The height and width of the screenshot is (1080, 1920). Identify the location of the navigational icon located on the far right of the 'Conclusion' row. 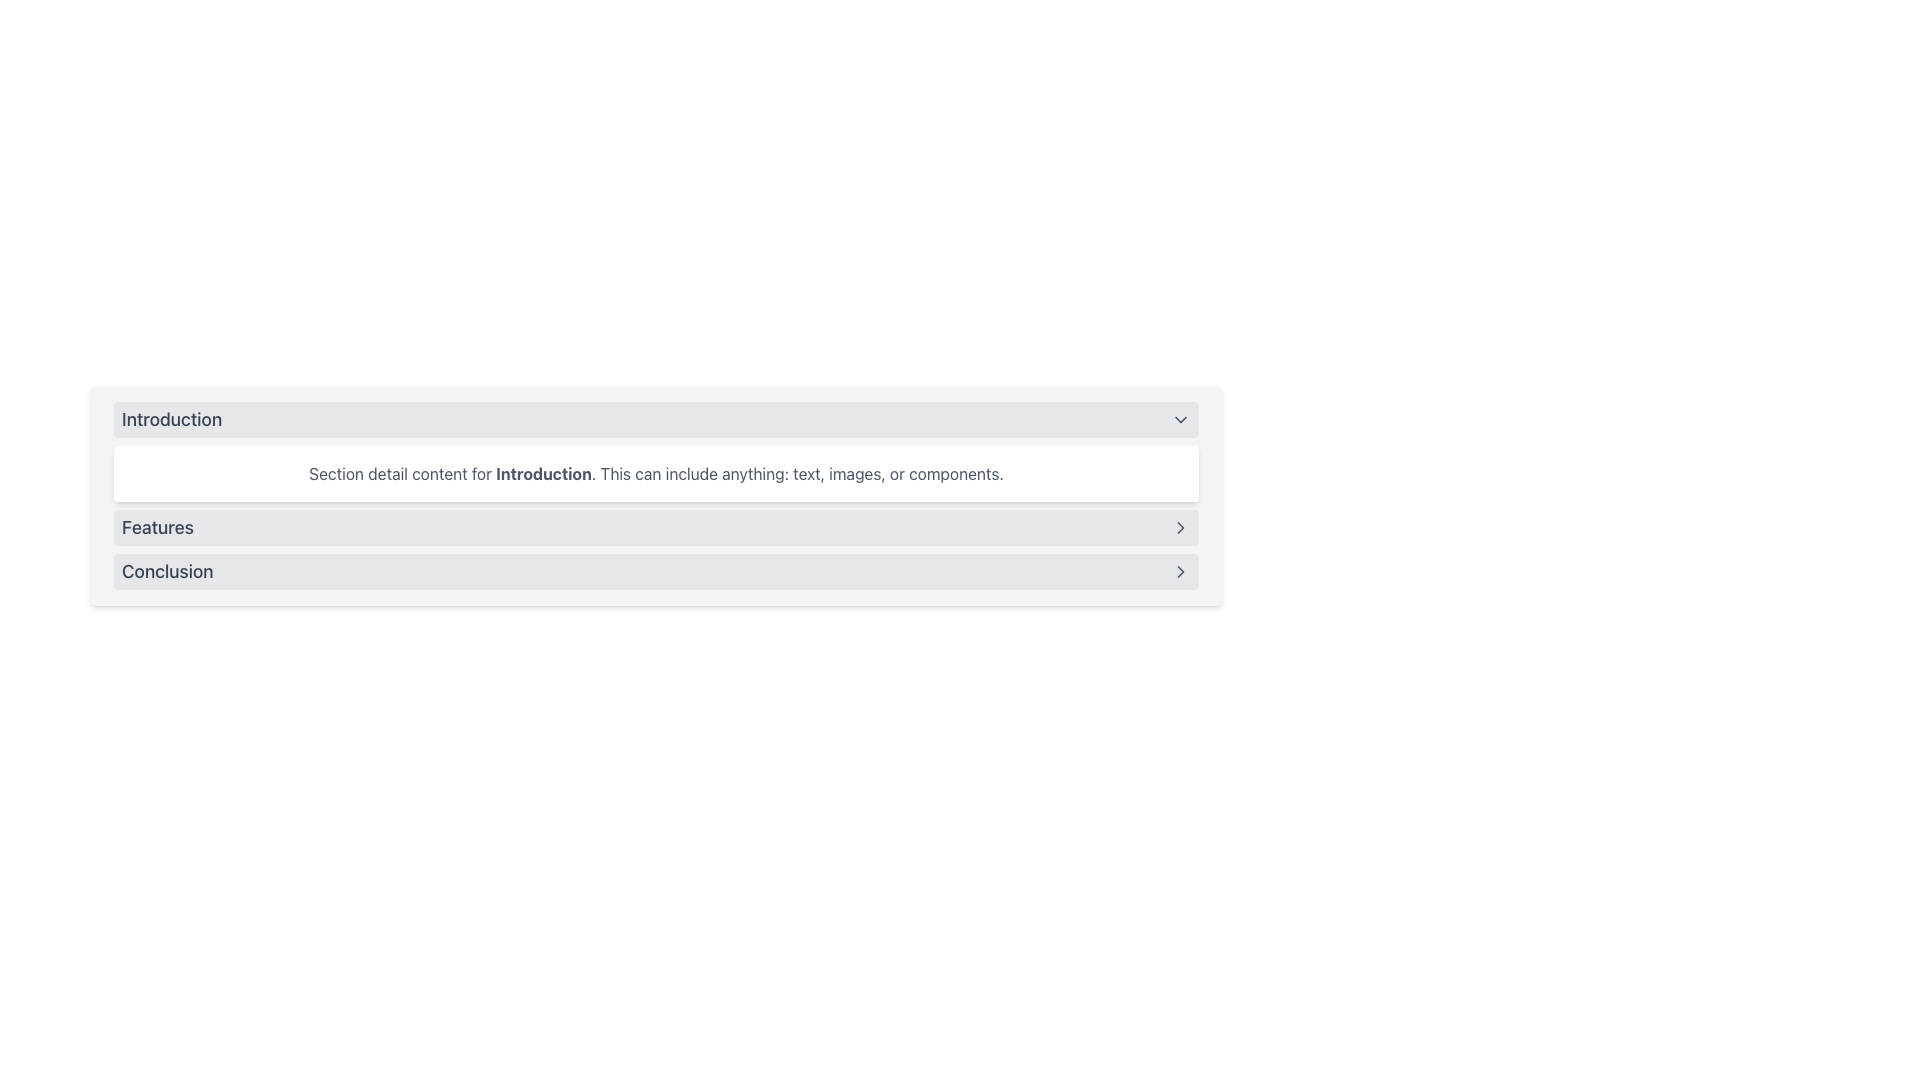
(1180, 571).